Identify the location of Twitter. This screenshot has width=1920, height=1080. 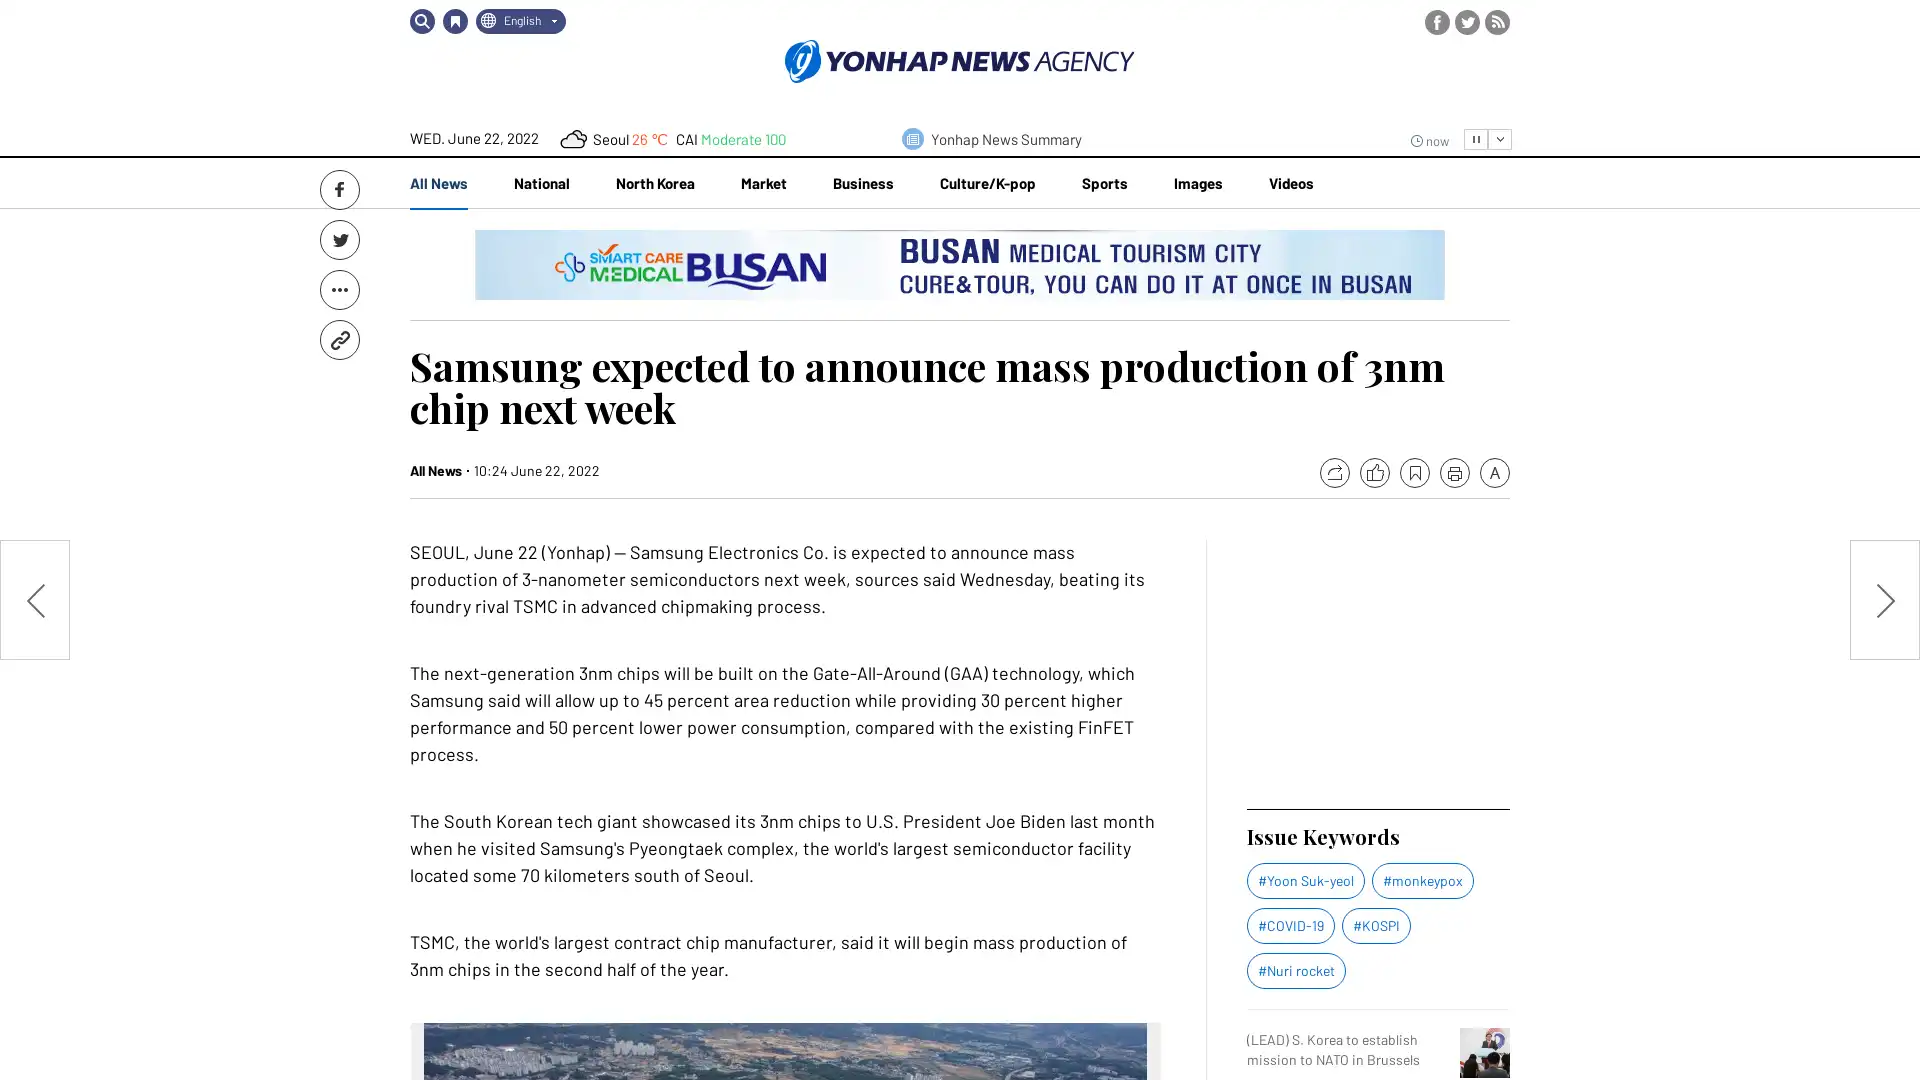
(340, 238).